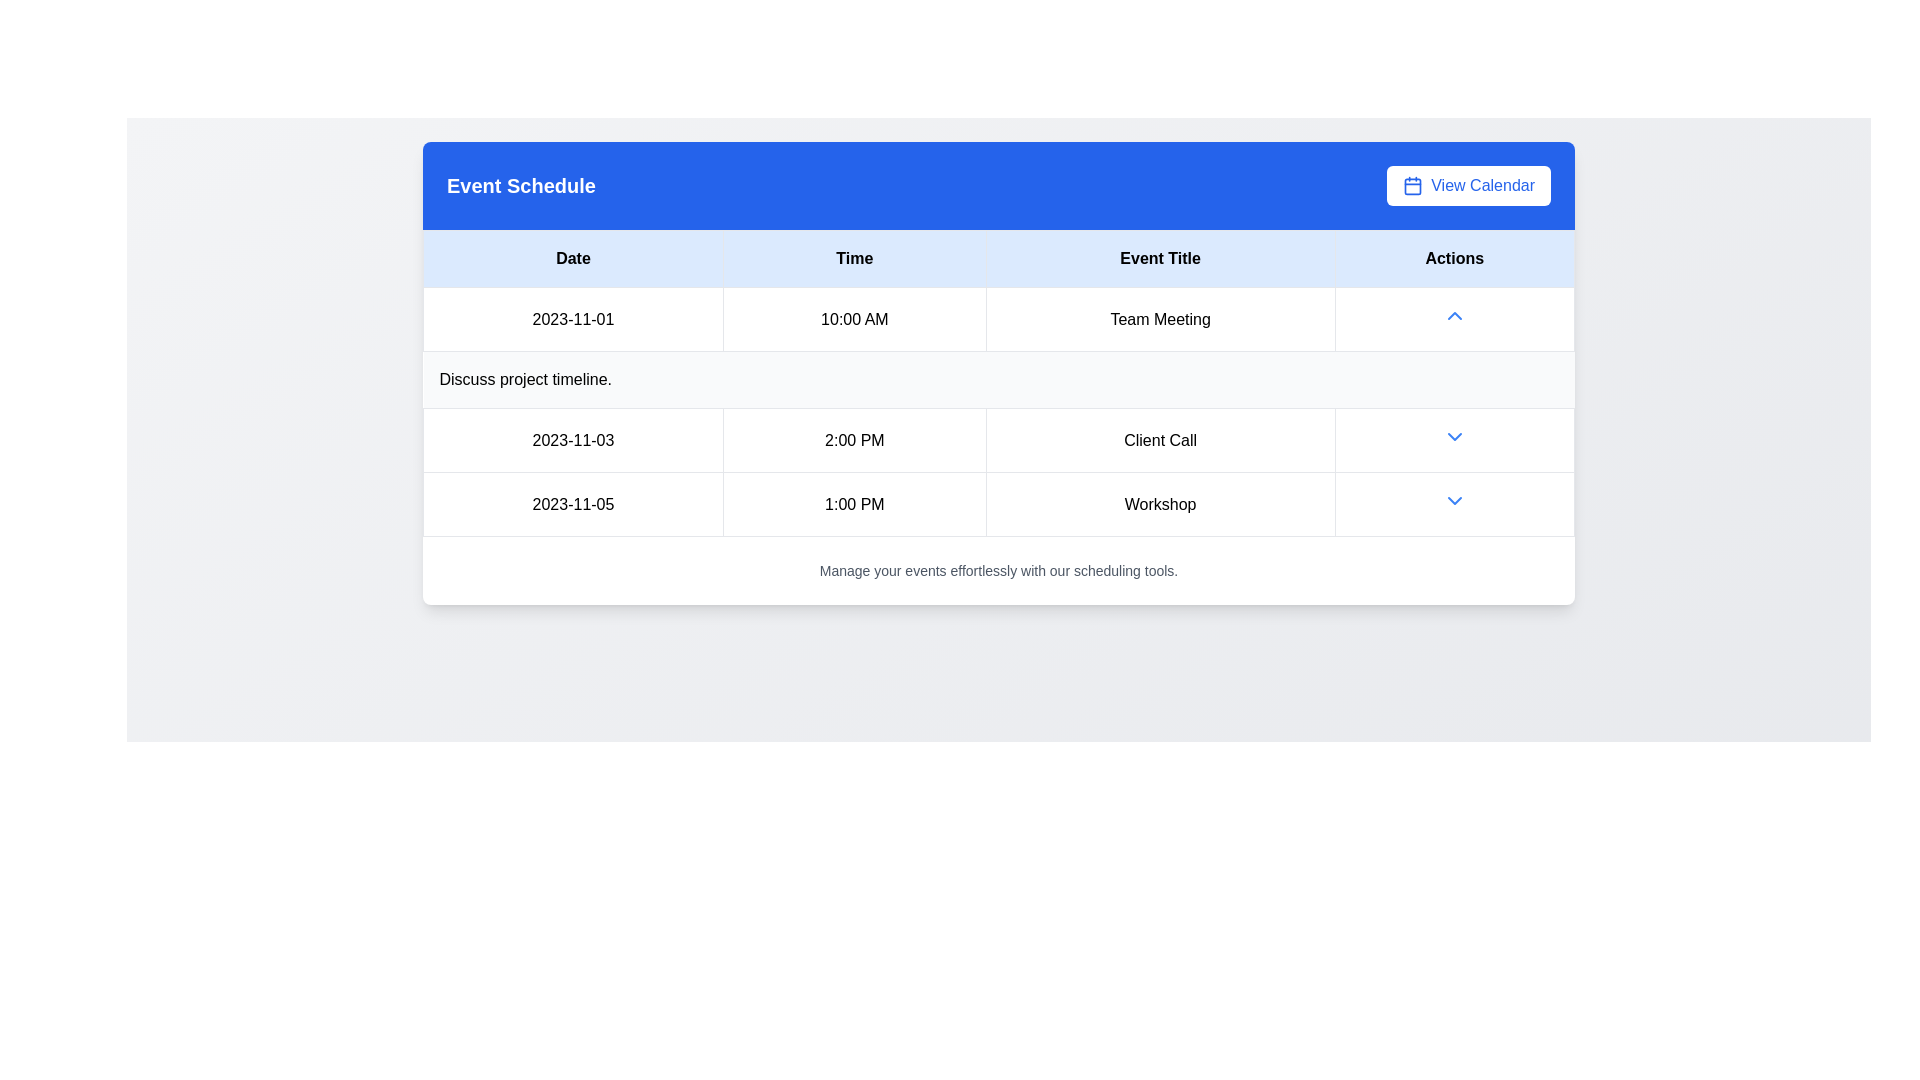 The height and width of the screenshot is (1080, 1920). What do you see at coordinates (1483, 185) in the screenshot?
I see `the 'View Calendar' text label located in the top right corner of a table header, adjacent to the calendar icon` at bounding box center [1483, 185].